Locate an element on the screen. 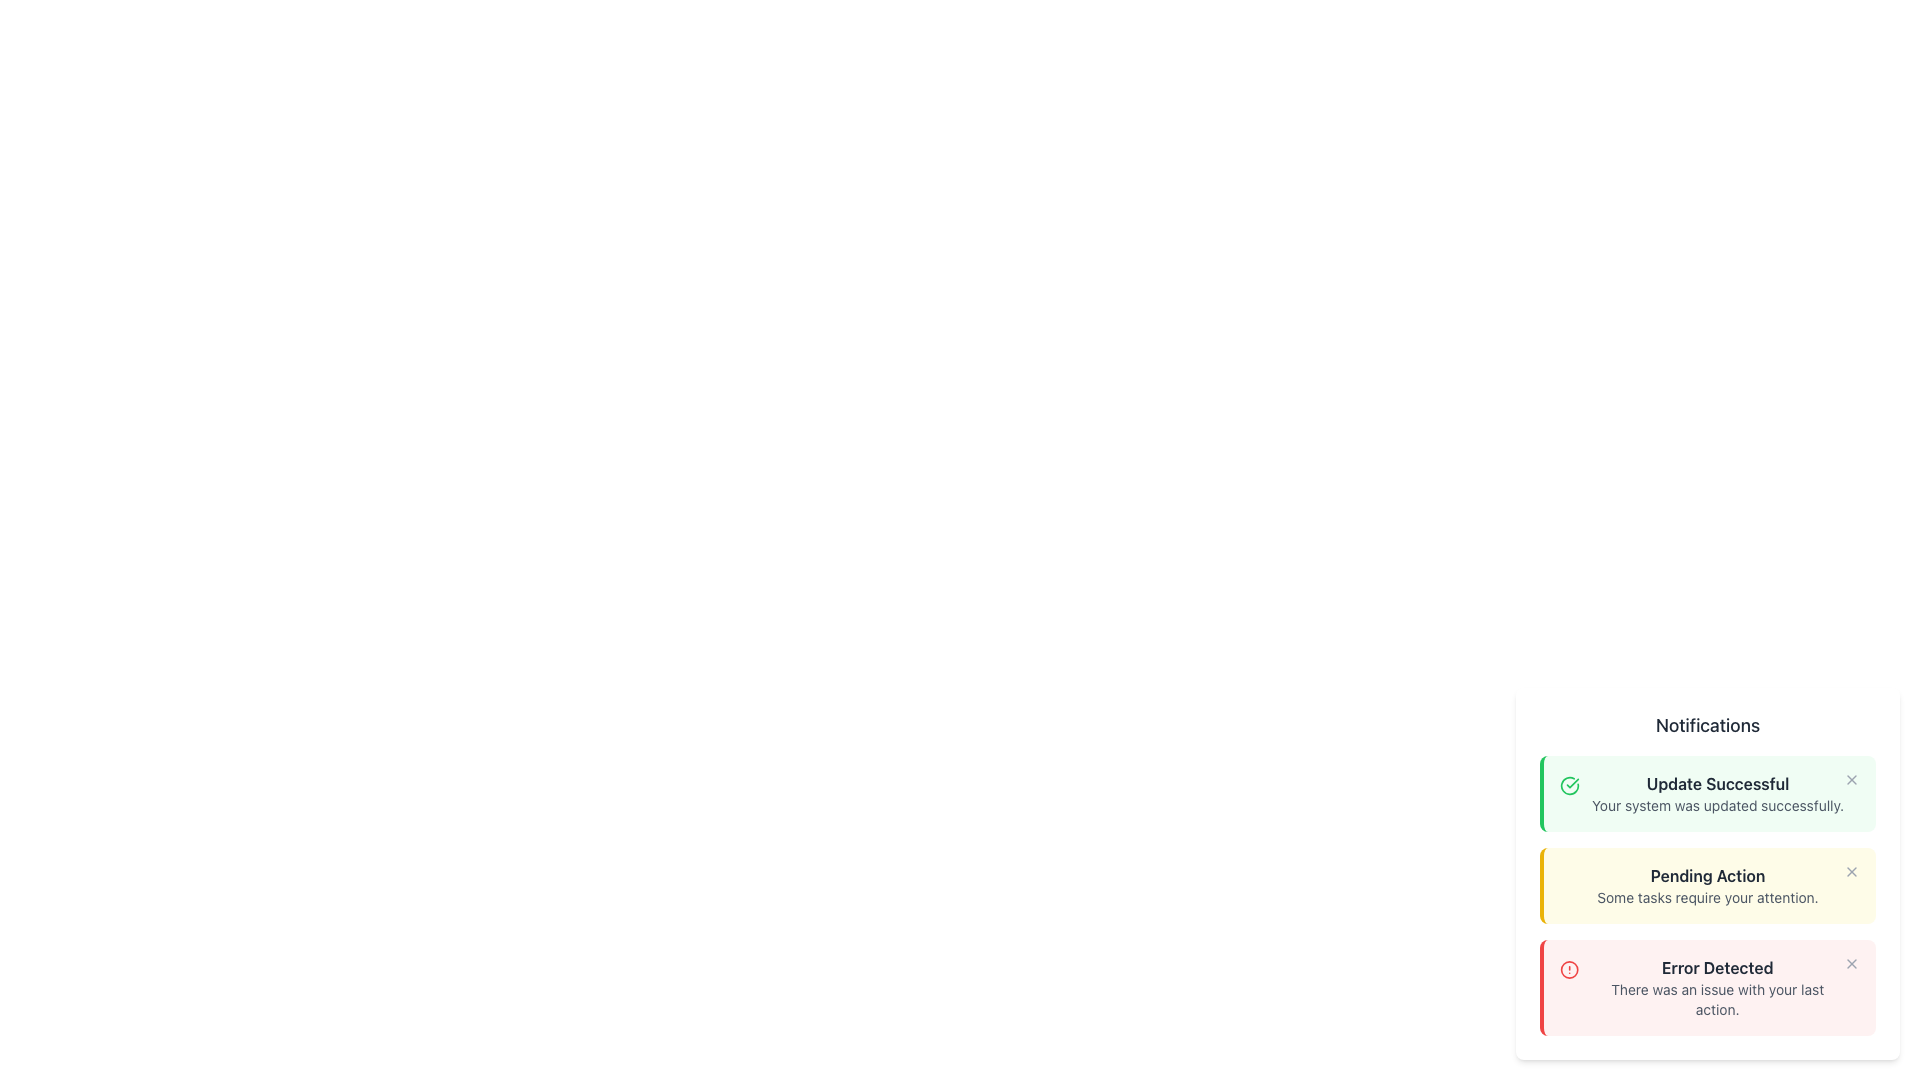 The image size is (1920, 1080). the close button of the 'Pending Action' notification to observe a visual color change is located at coordinates (1851, 870).